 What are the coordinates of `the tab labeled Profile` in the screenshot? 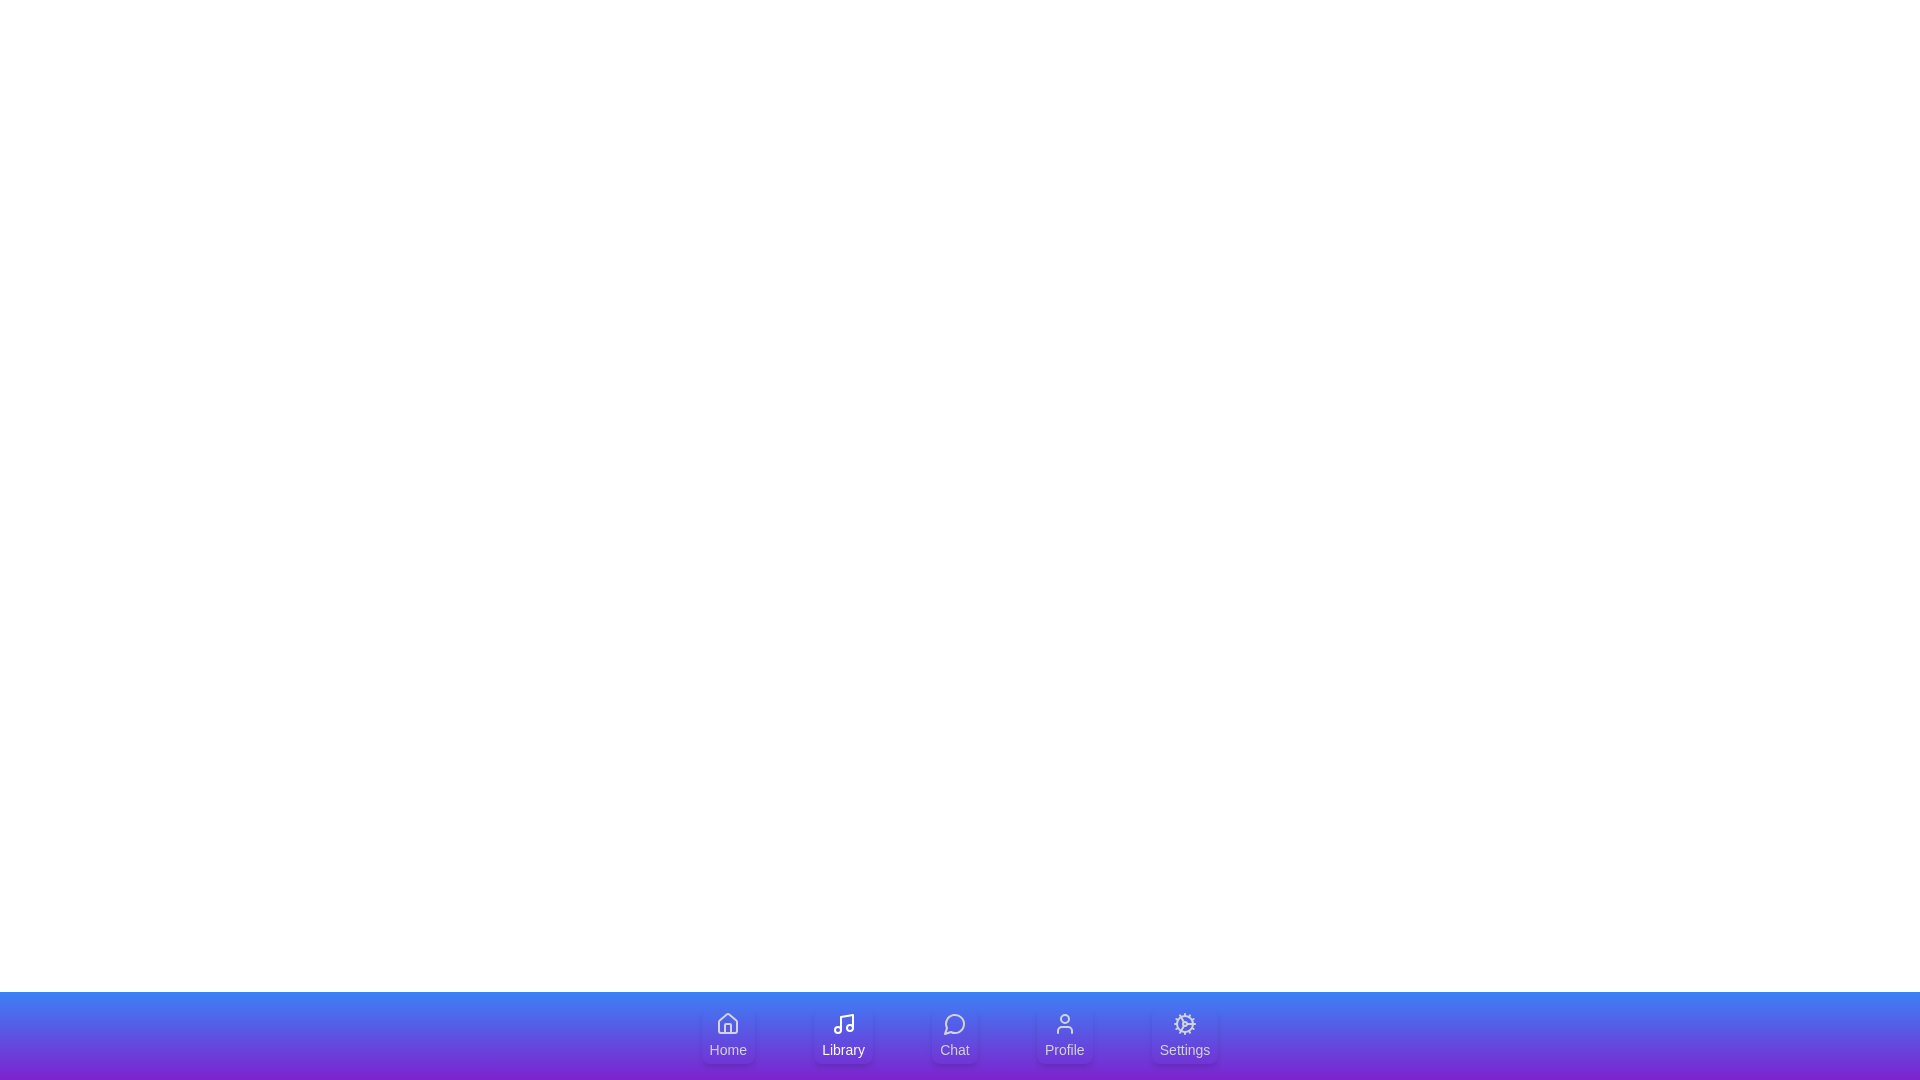 It's located at (1063, 1035).